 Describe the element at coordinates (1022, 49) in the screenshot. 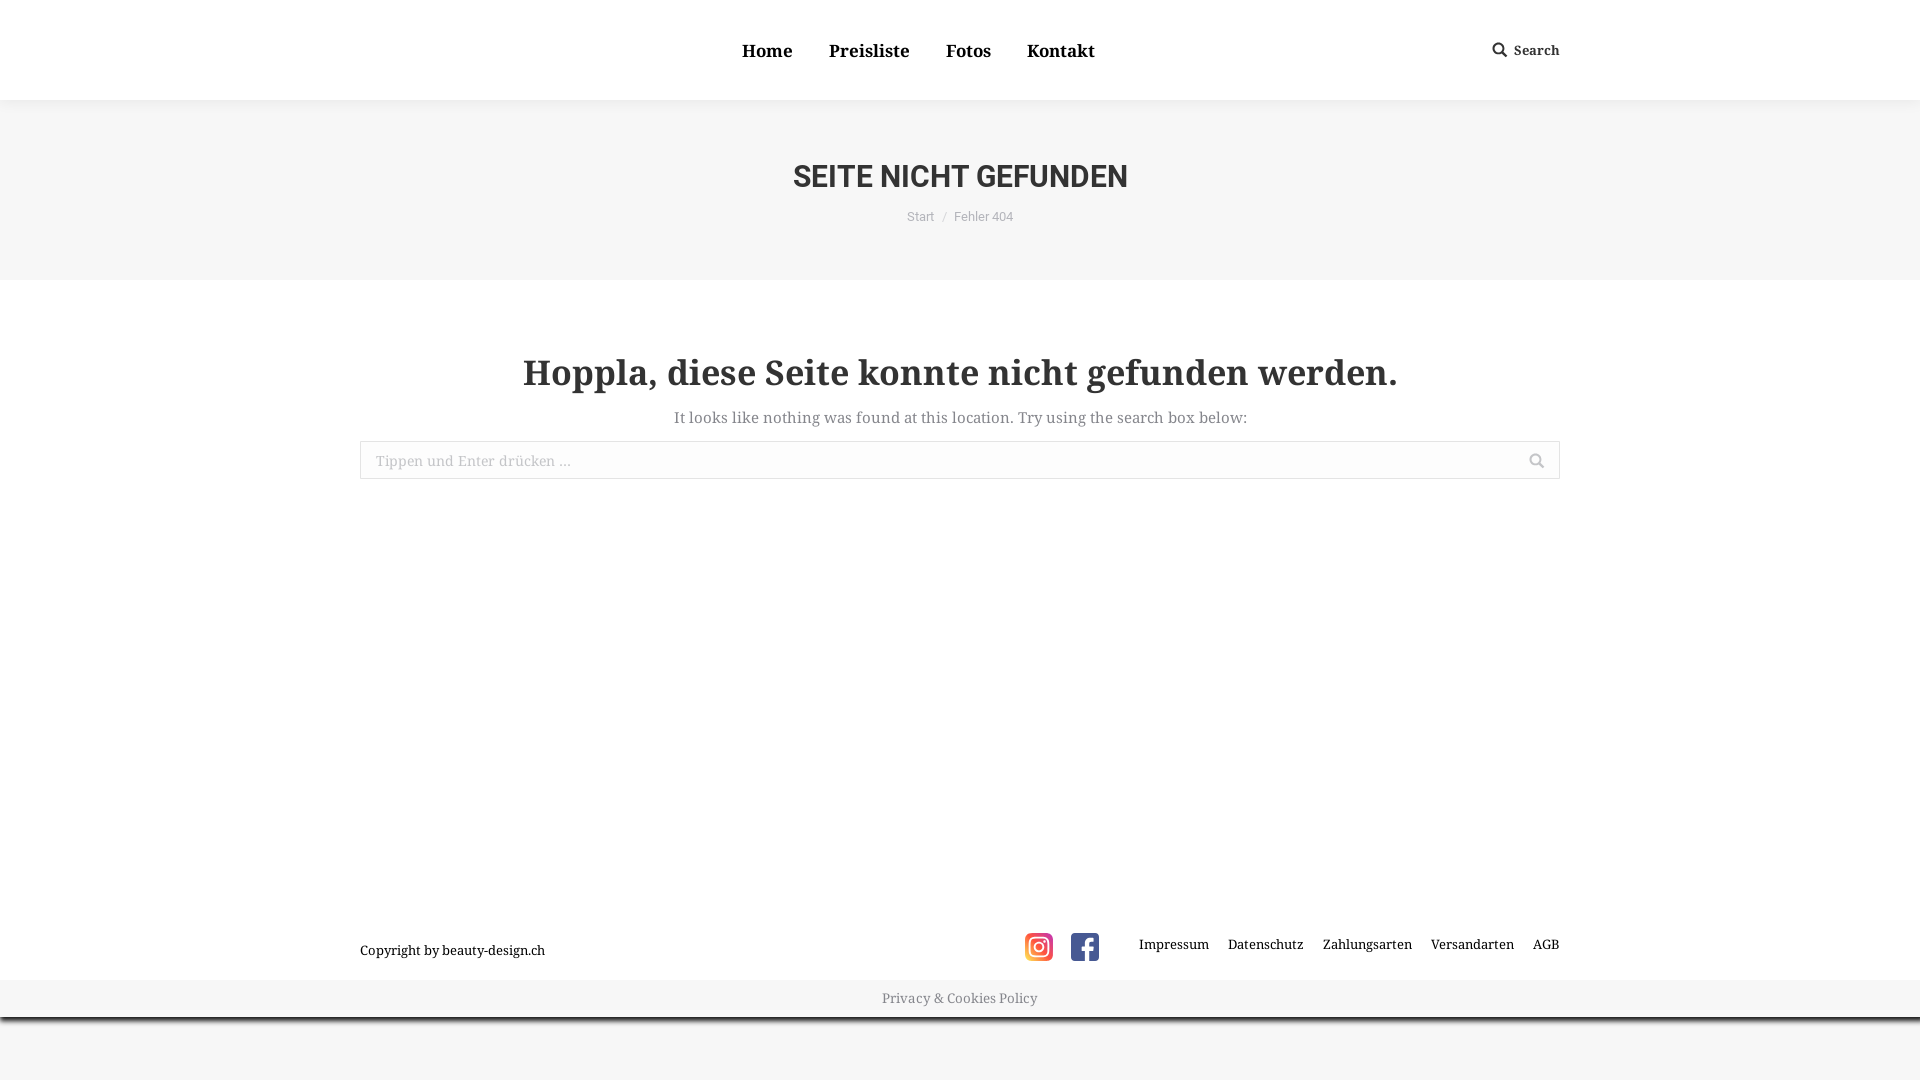

I see `'Kontakt'` at that location.